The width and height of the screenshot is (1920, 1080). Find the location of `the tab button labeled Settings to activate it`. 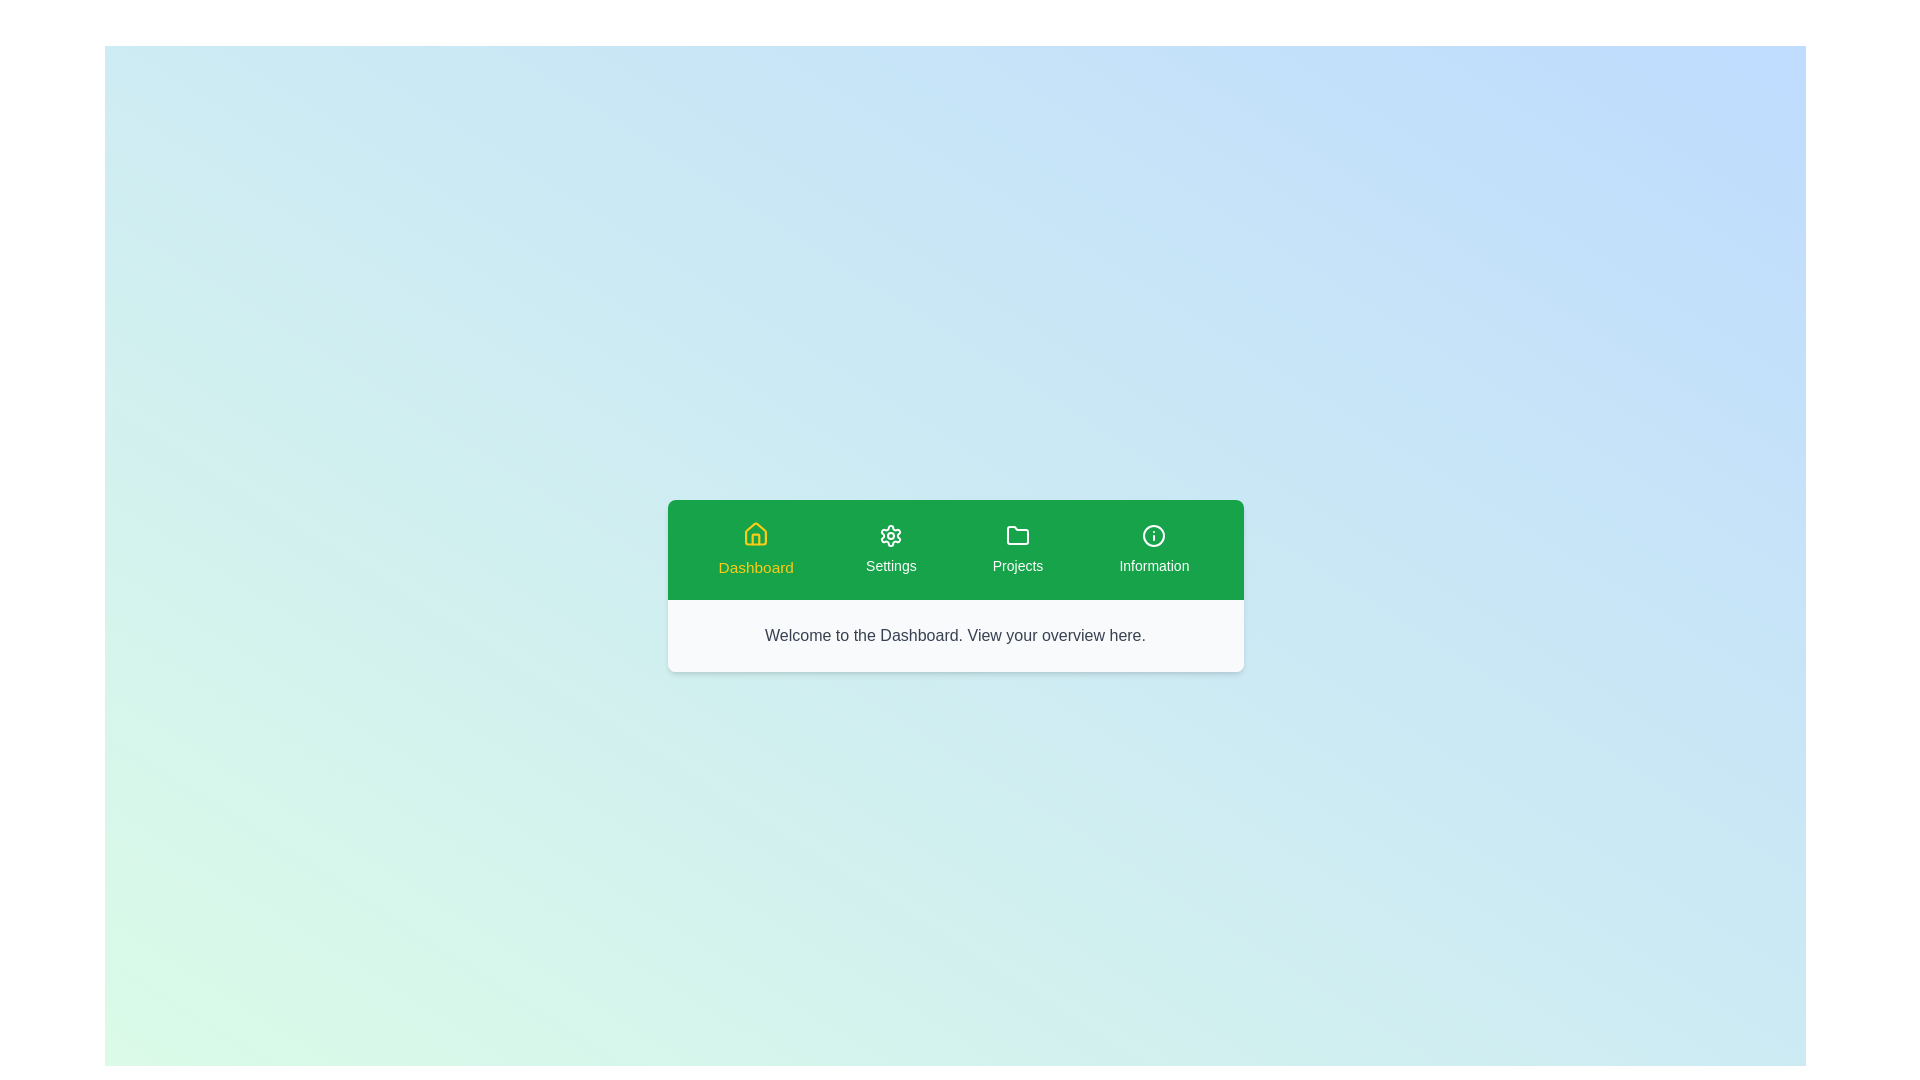

the tab button labeled Settings to activate it is located at coordinates (890, 550).